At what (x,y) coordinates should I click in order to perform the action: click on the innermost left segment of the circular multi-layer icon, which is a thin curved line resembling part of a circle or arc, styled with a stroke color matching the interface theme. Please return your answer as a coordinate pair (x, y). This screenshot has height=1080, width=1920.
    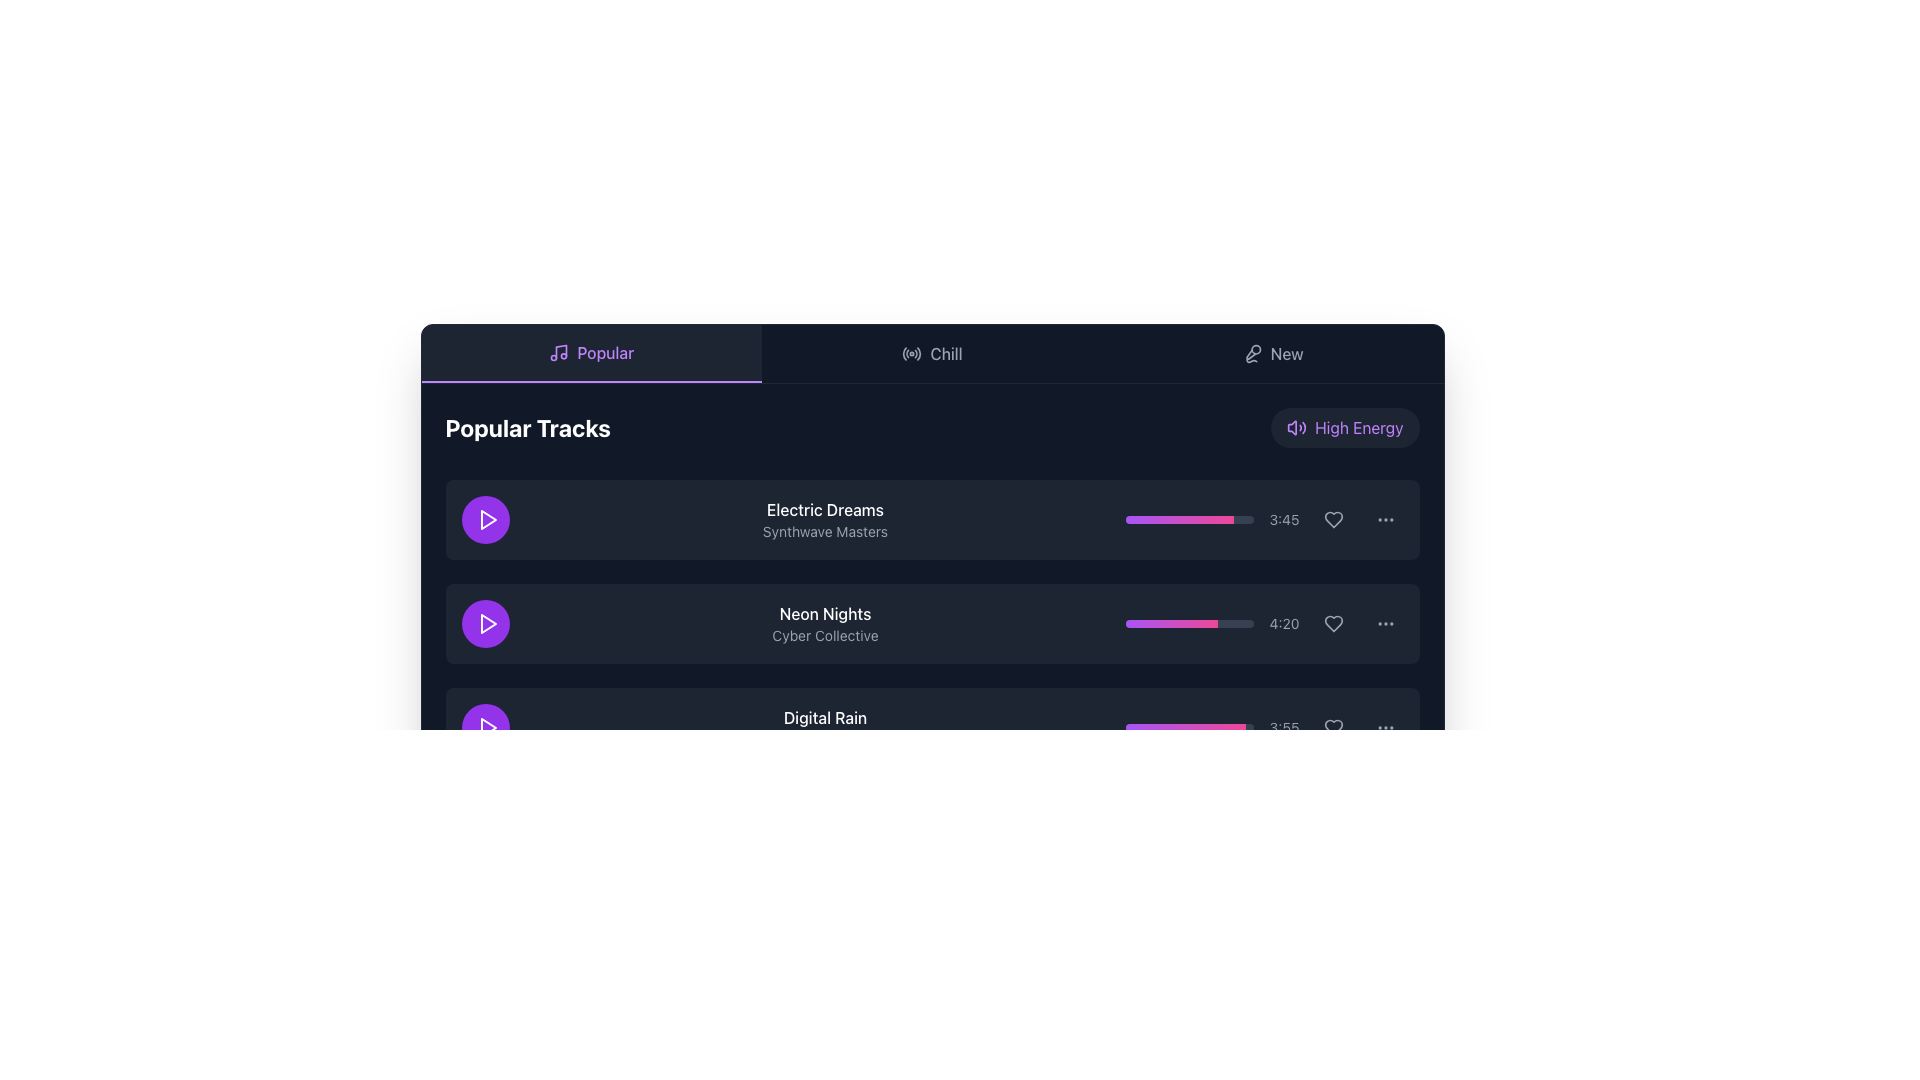
    Looking at the image, I should click on (904, 353).